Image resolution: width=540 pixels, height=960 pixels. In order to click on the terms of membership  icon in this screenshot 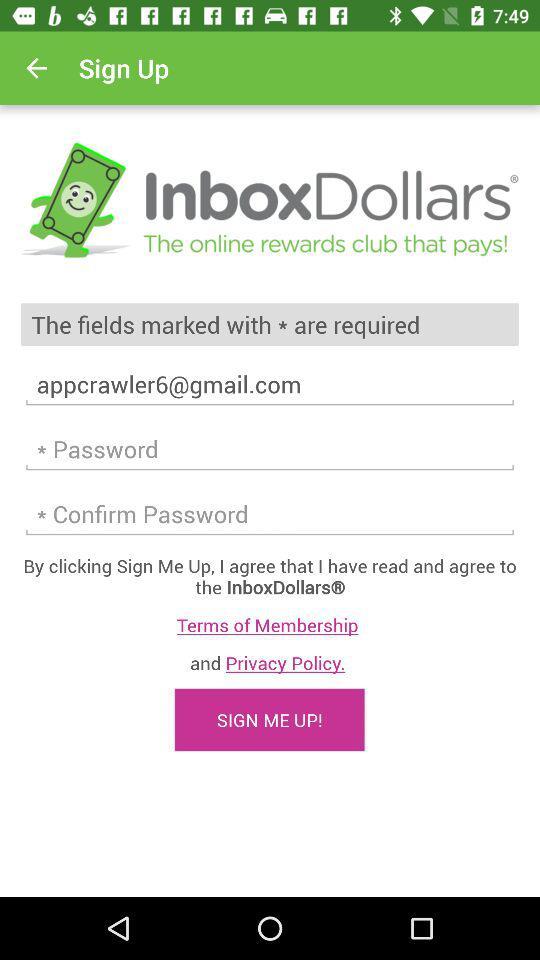, I will do `click(270, 624)`.